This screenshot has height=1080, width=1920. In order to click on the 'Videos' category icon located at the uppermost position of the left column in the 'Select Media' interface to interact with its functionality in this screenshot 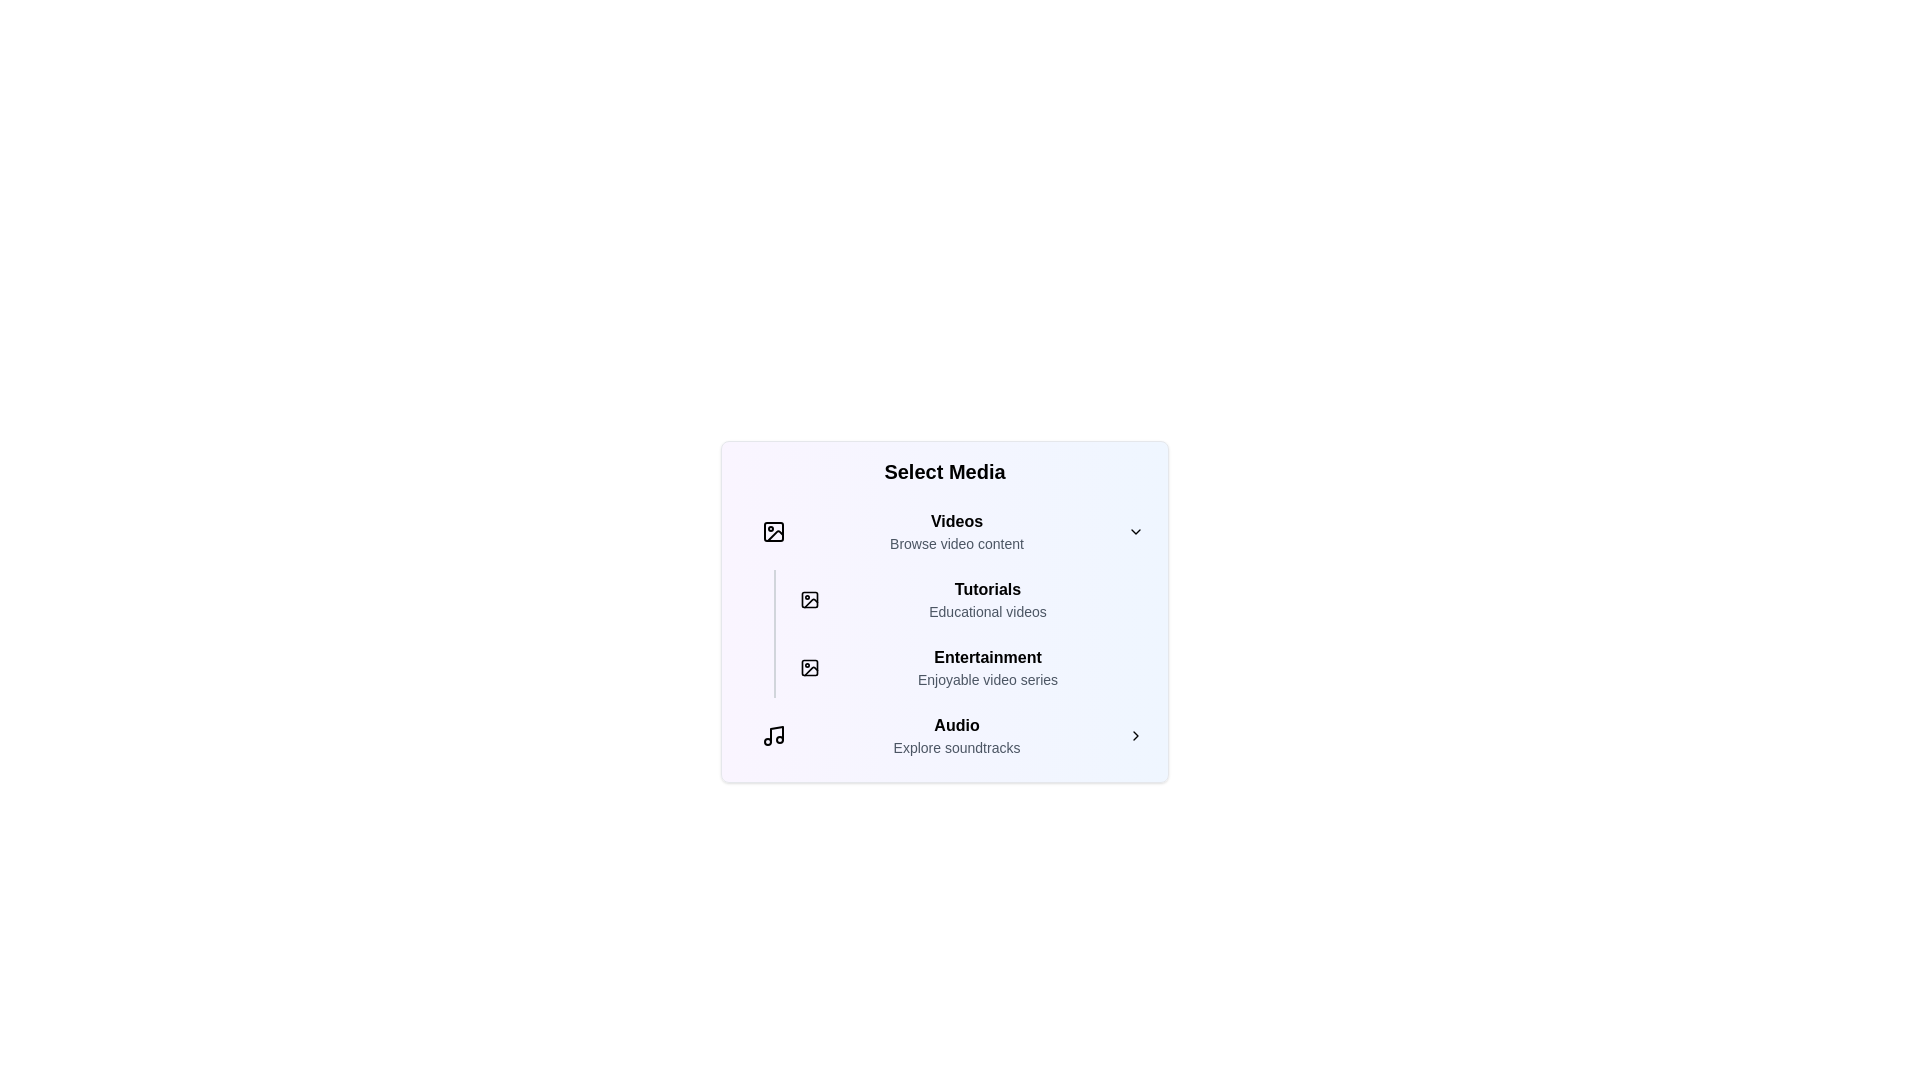, I will do `click(772, 531)`.